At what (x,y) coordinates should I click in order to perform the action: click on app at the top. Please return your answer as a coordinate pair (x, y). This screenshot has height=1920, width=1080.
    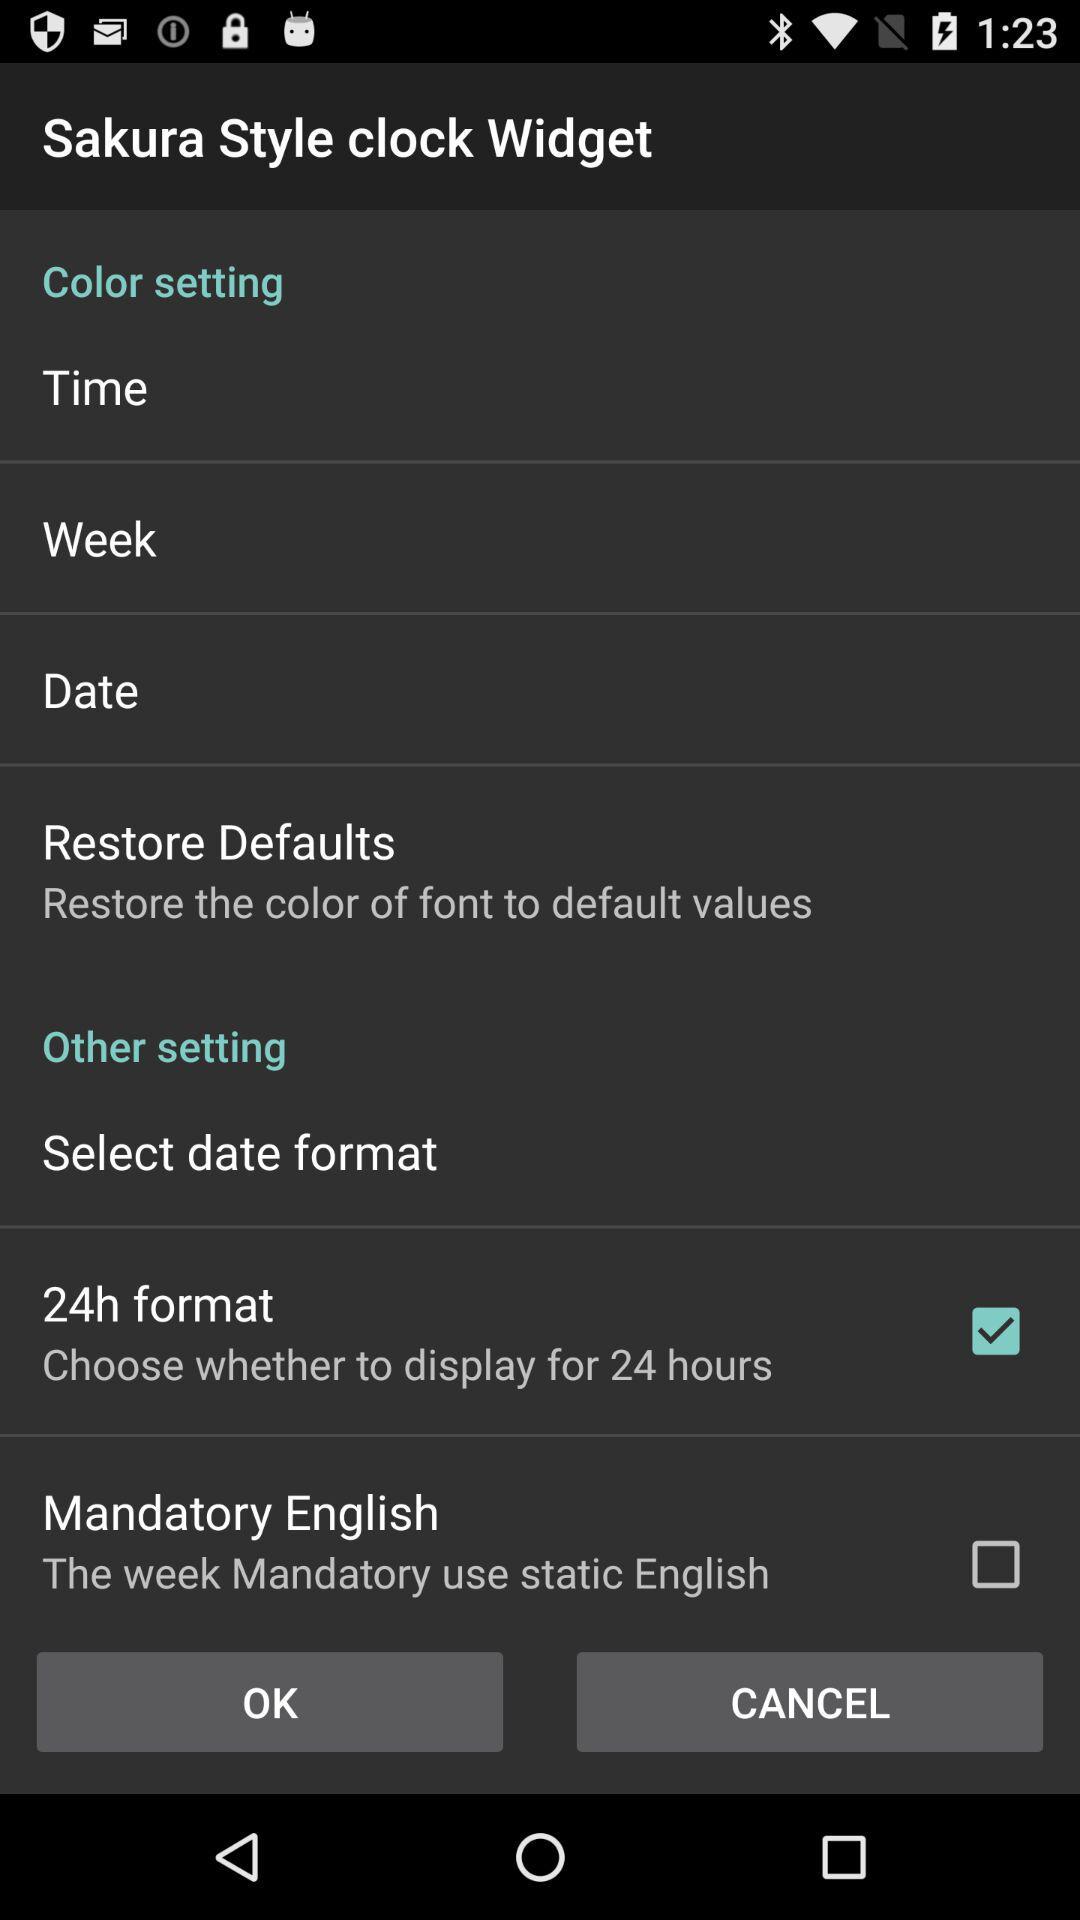
    Looking at the image, I should click on (540, 258).